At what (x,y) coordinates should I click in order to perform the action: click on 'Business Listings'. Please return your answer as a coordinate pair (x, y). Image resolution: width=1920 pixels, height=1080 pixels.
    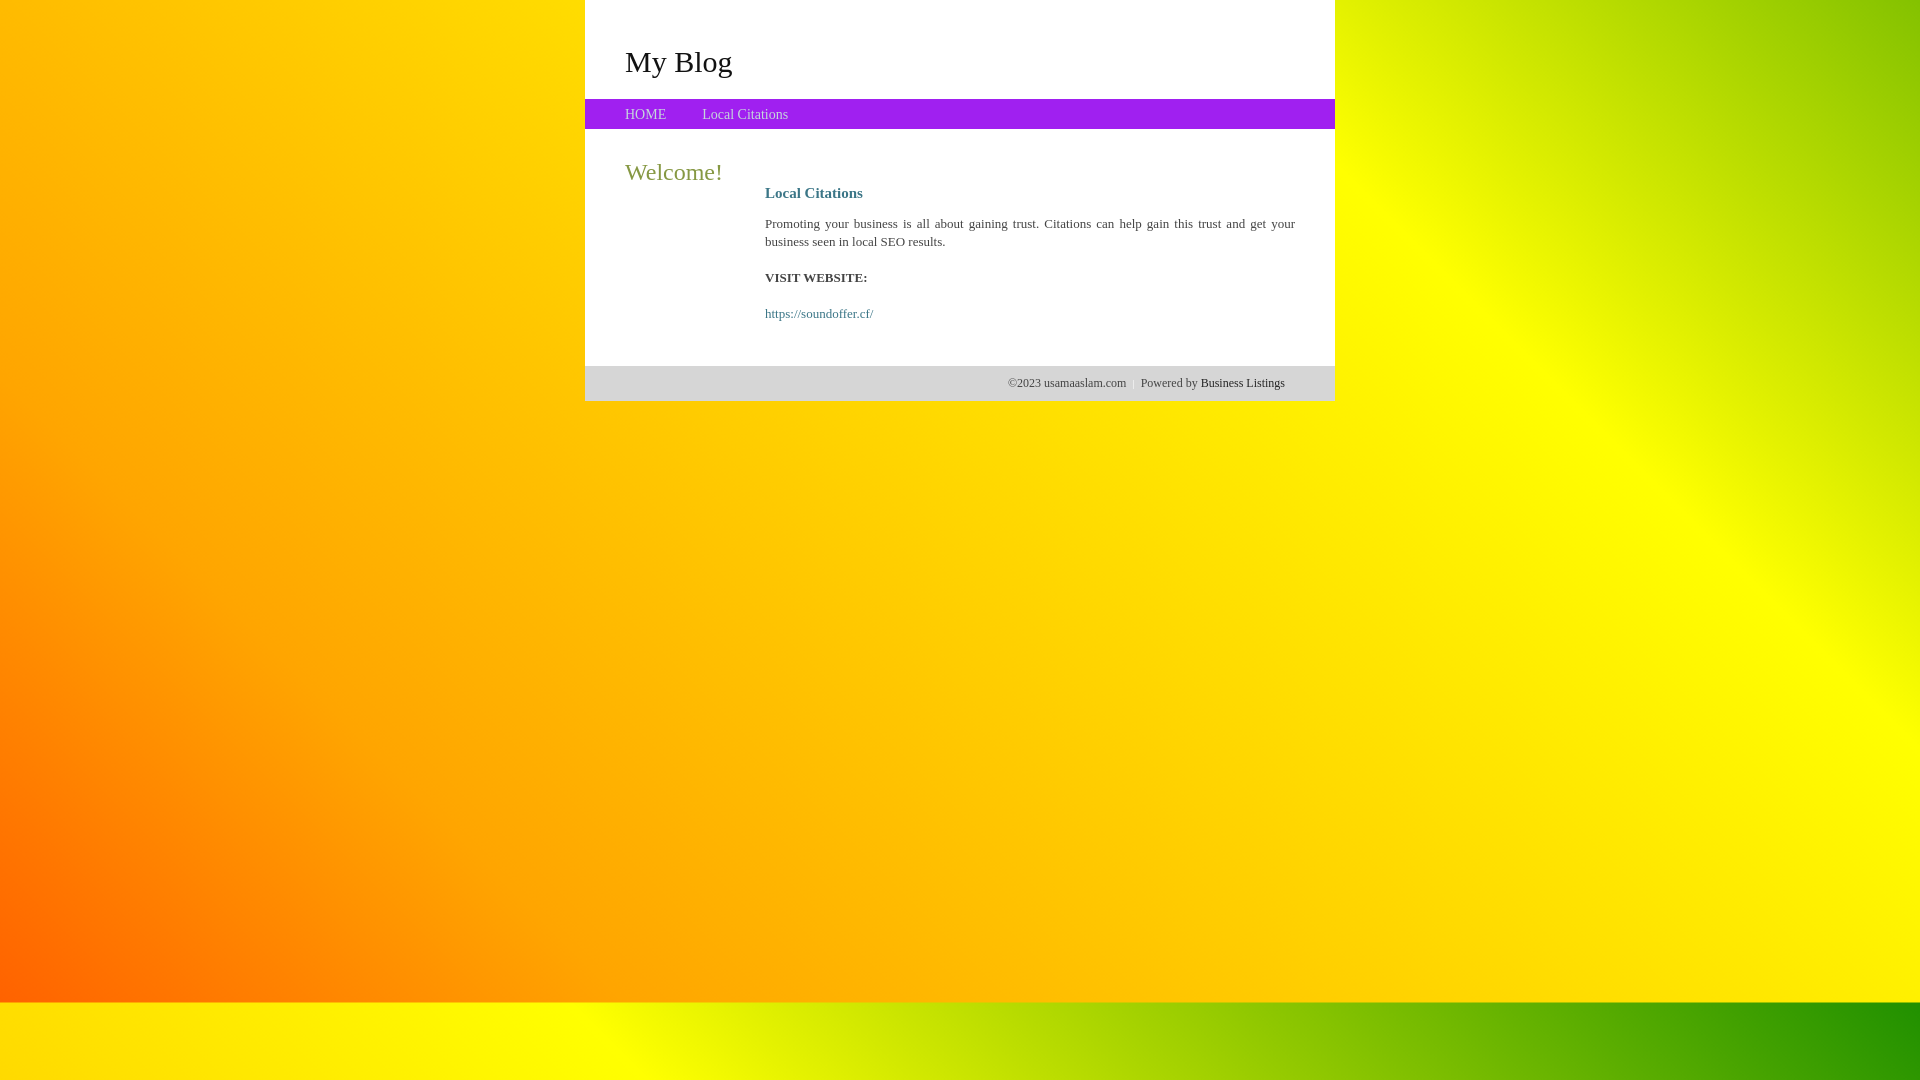
    Looking at the image, I should click on (1242, 382).